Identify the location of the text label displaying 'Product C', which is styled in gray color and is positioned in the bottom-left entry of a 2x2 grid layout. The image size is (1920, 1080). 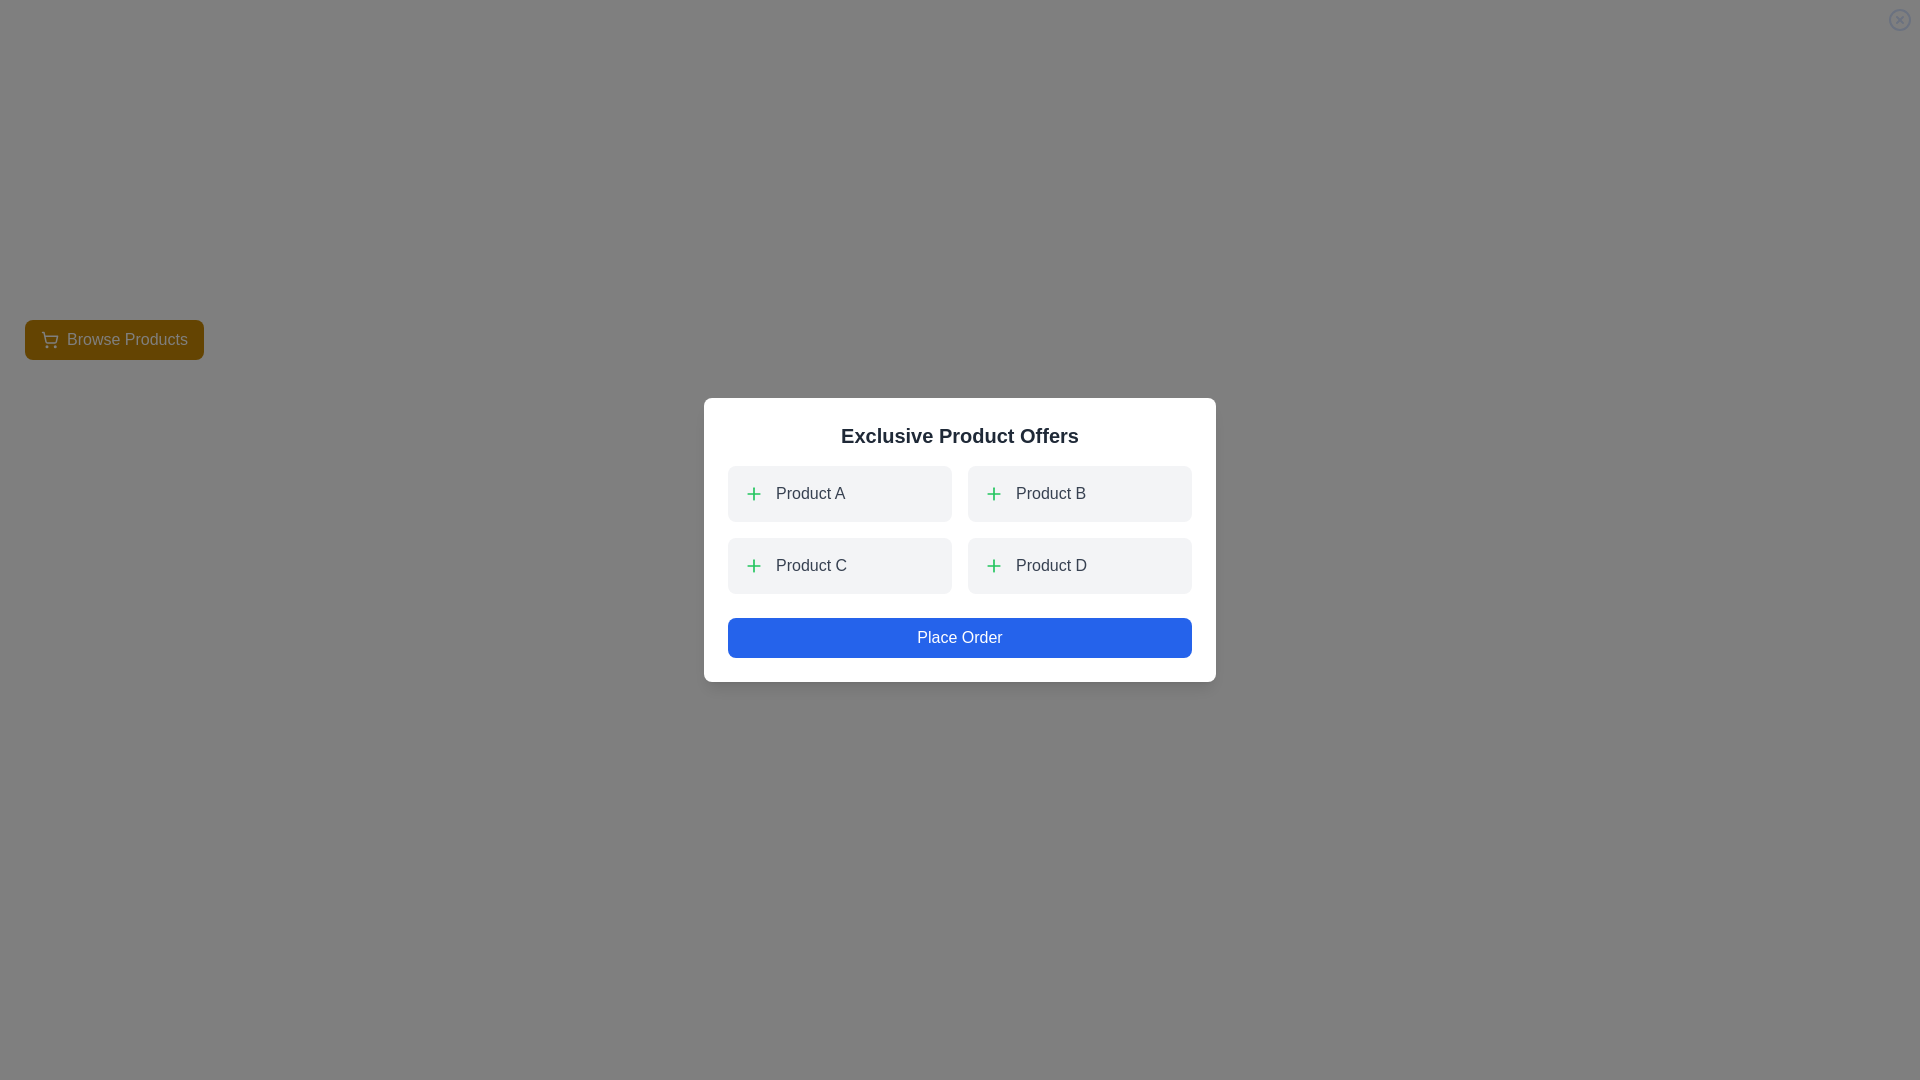
(811, 566).